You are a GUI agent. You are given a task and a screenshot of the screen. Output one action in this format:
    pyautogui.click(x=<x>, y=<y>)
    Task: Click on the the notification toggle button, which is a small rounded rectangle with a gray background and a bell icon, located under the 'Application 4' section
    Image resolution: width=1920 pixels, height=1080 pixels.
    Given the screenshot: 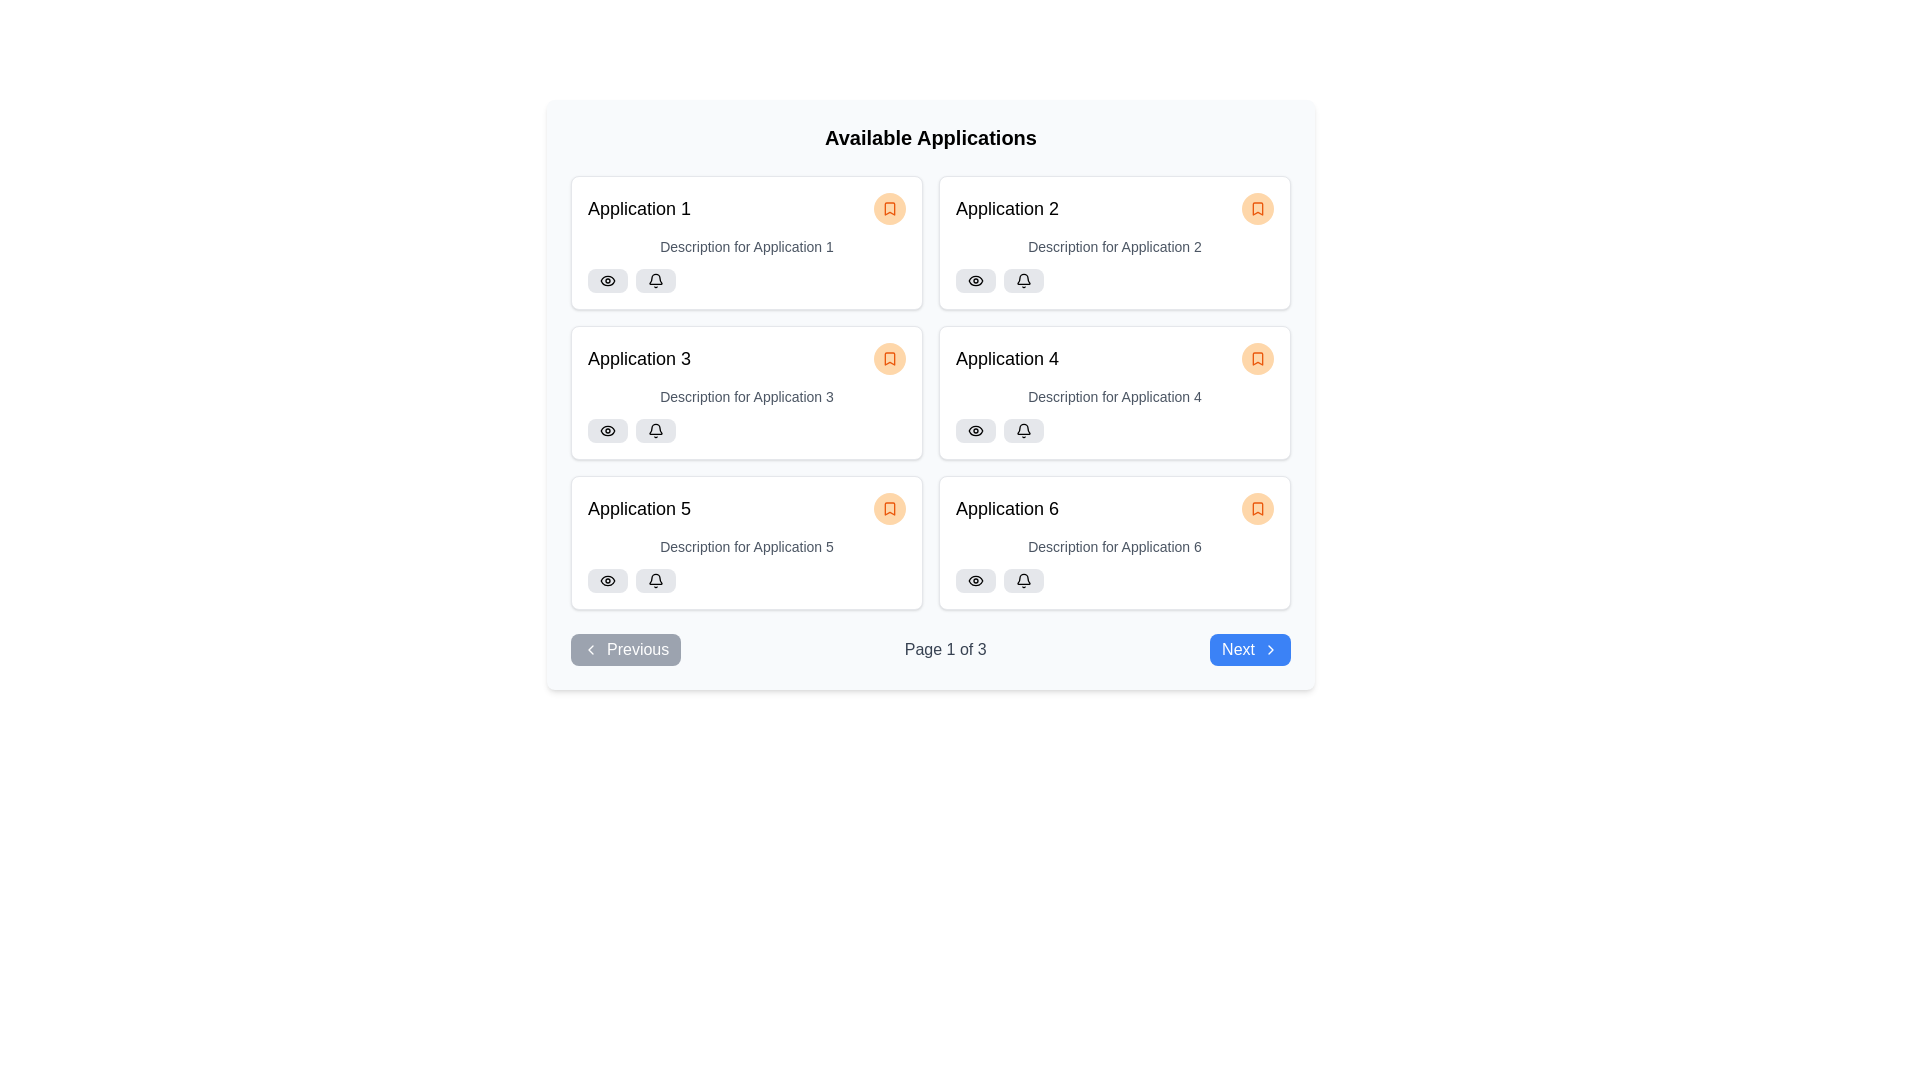 What is the action you would take?
    pyautogui.click(x=1023, y=430)
    